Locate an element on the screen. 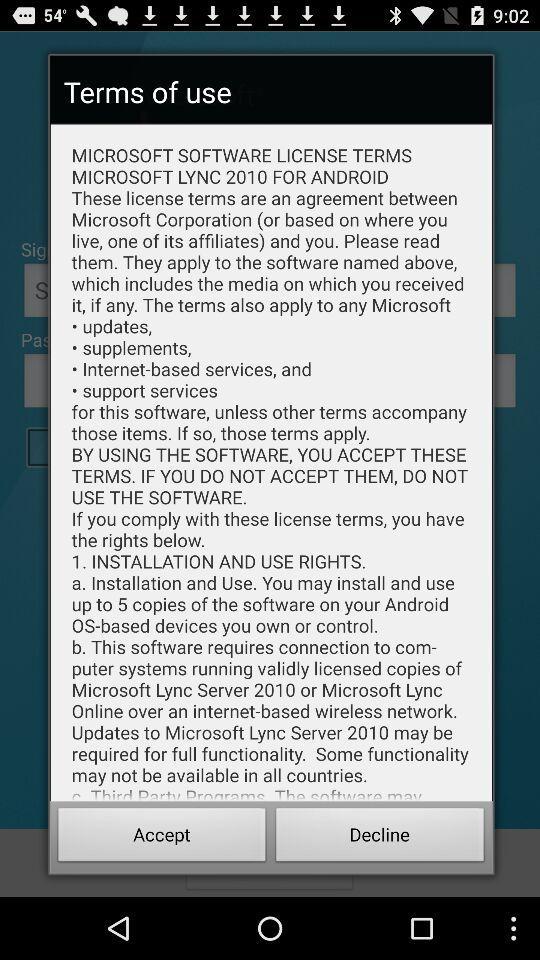 The width and height of the screenshot is (540, 960). accept button is located at coordinates (161, 837).